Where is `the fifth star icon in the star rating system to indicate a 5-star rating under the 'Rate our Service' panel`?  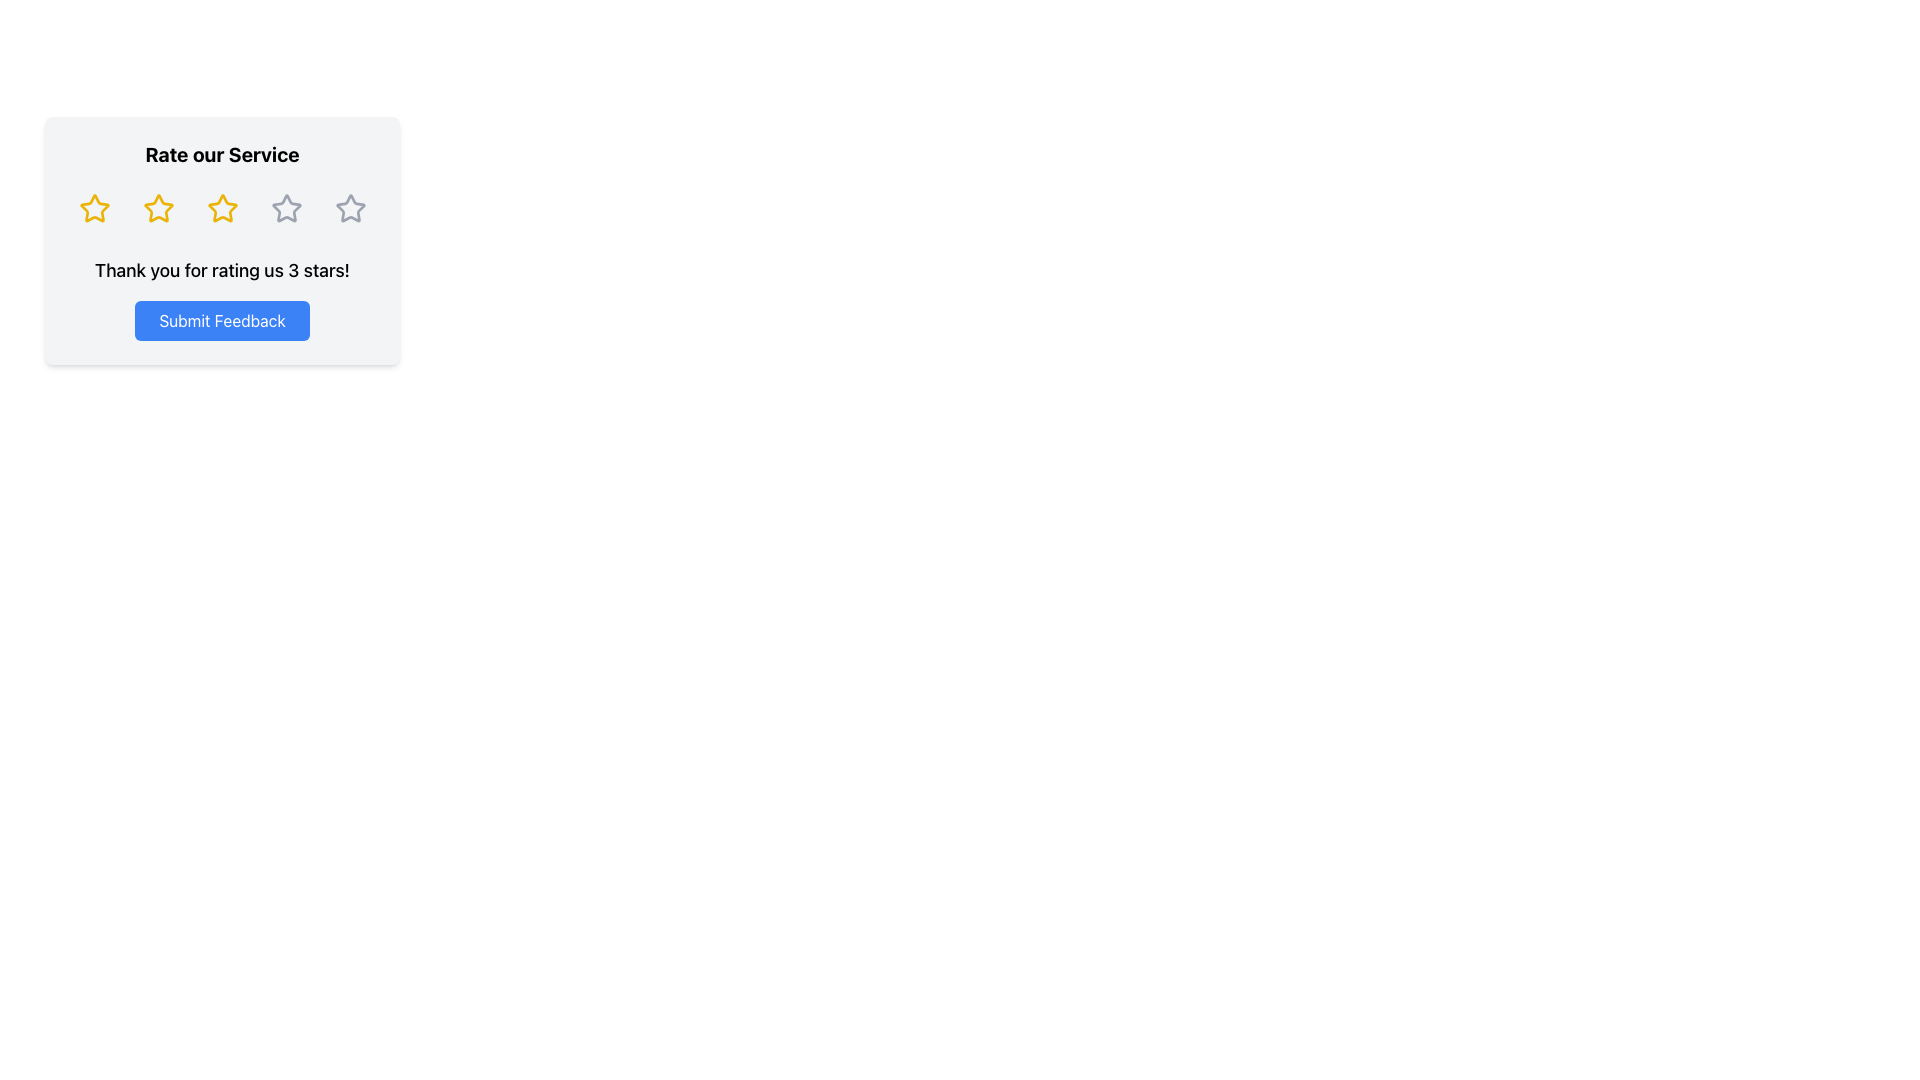
the fifth star icon in the star rating system to indicate a 5-star rating under the 'Rate our Service' panel is located at coordinates (350, 208).